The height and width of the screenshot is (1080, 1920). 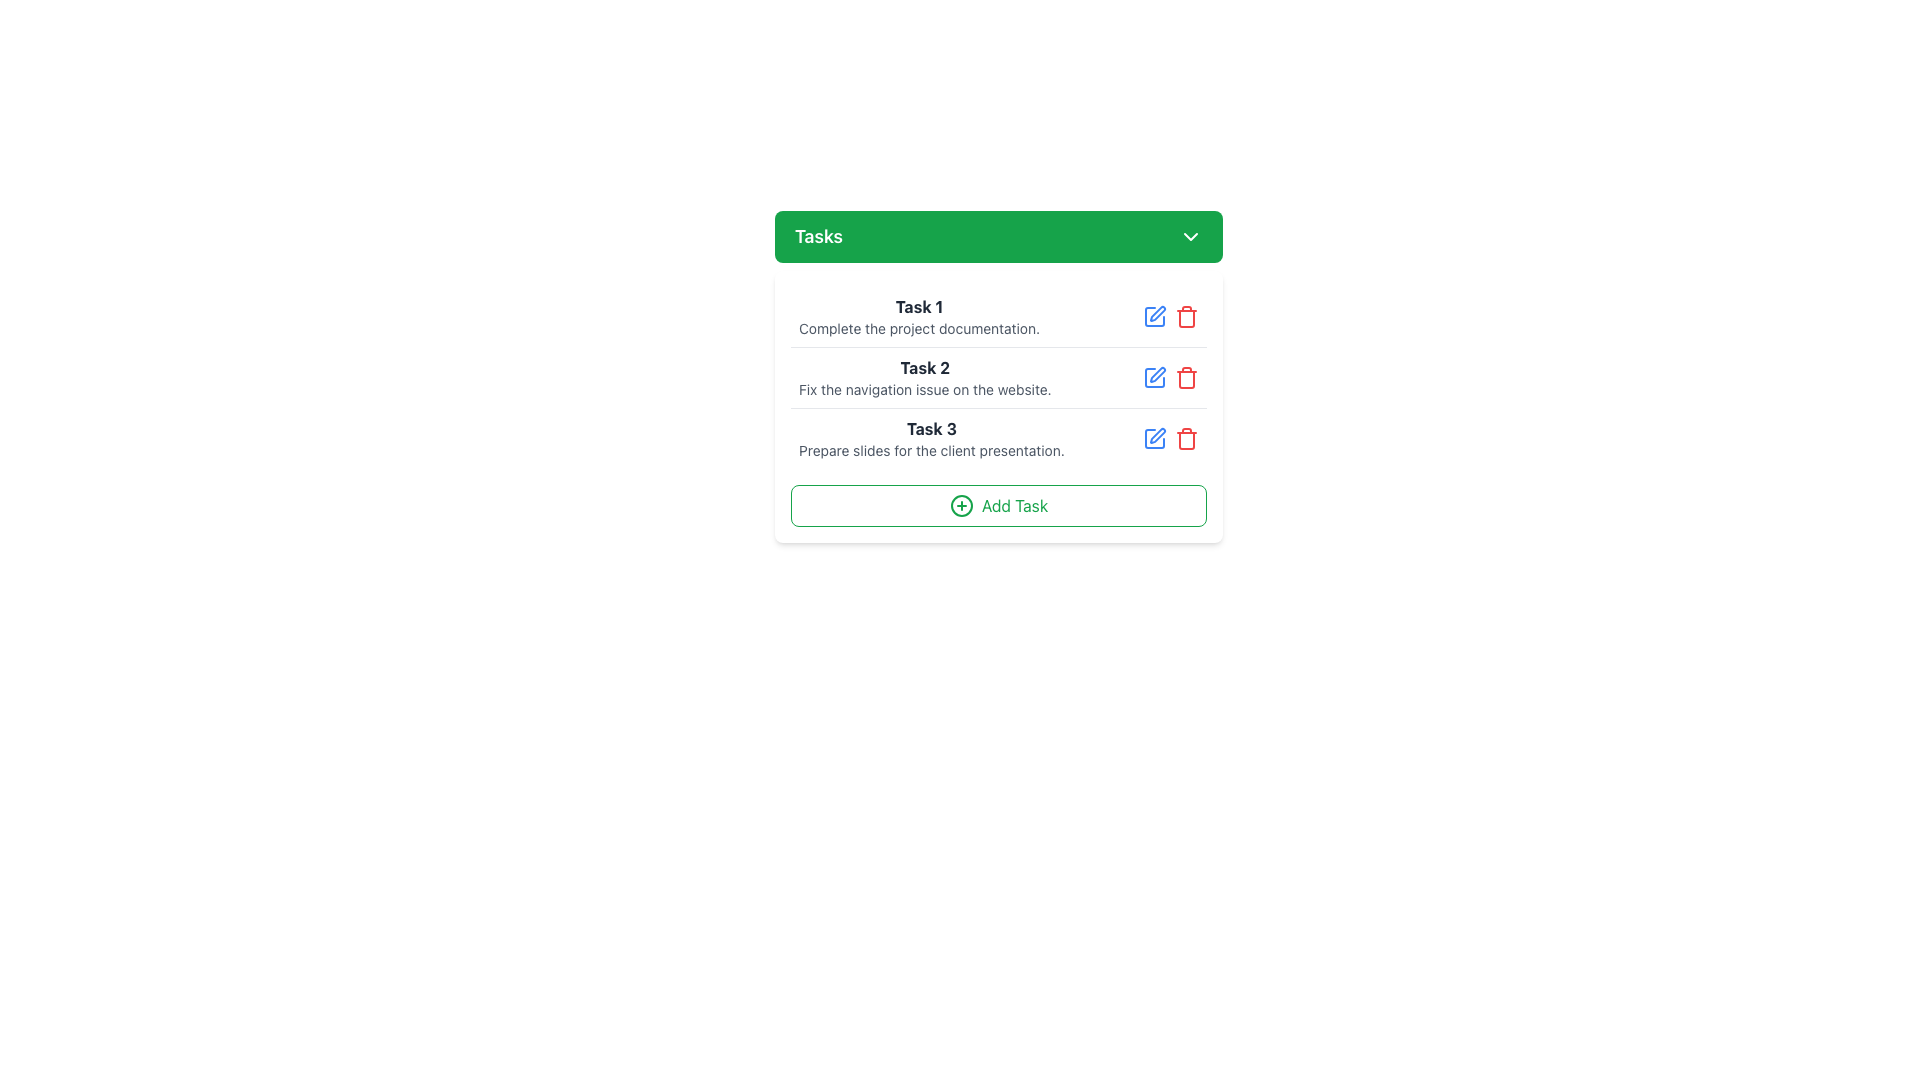 I want to click on the rightmost icon button for editing the details of the third task in the 'Tasks' dropdown interface, so click(x=1156, y=434).